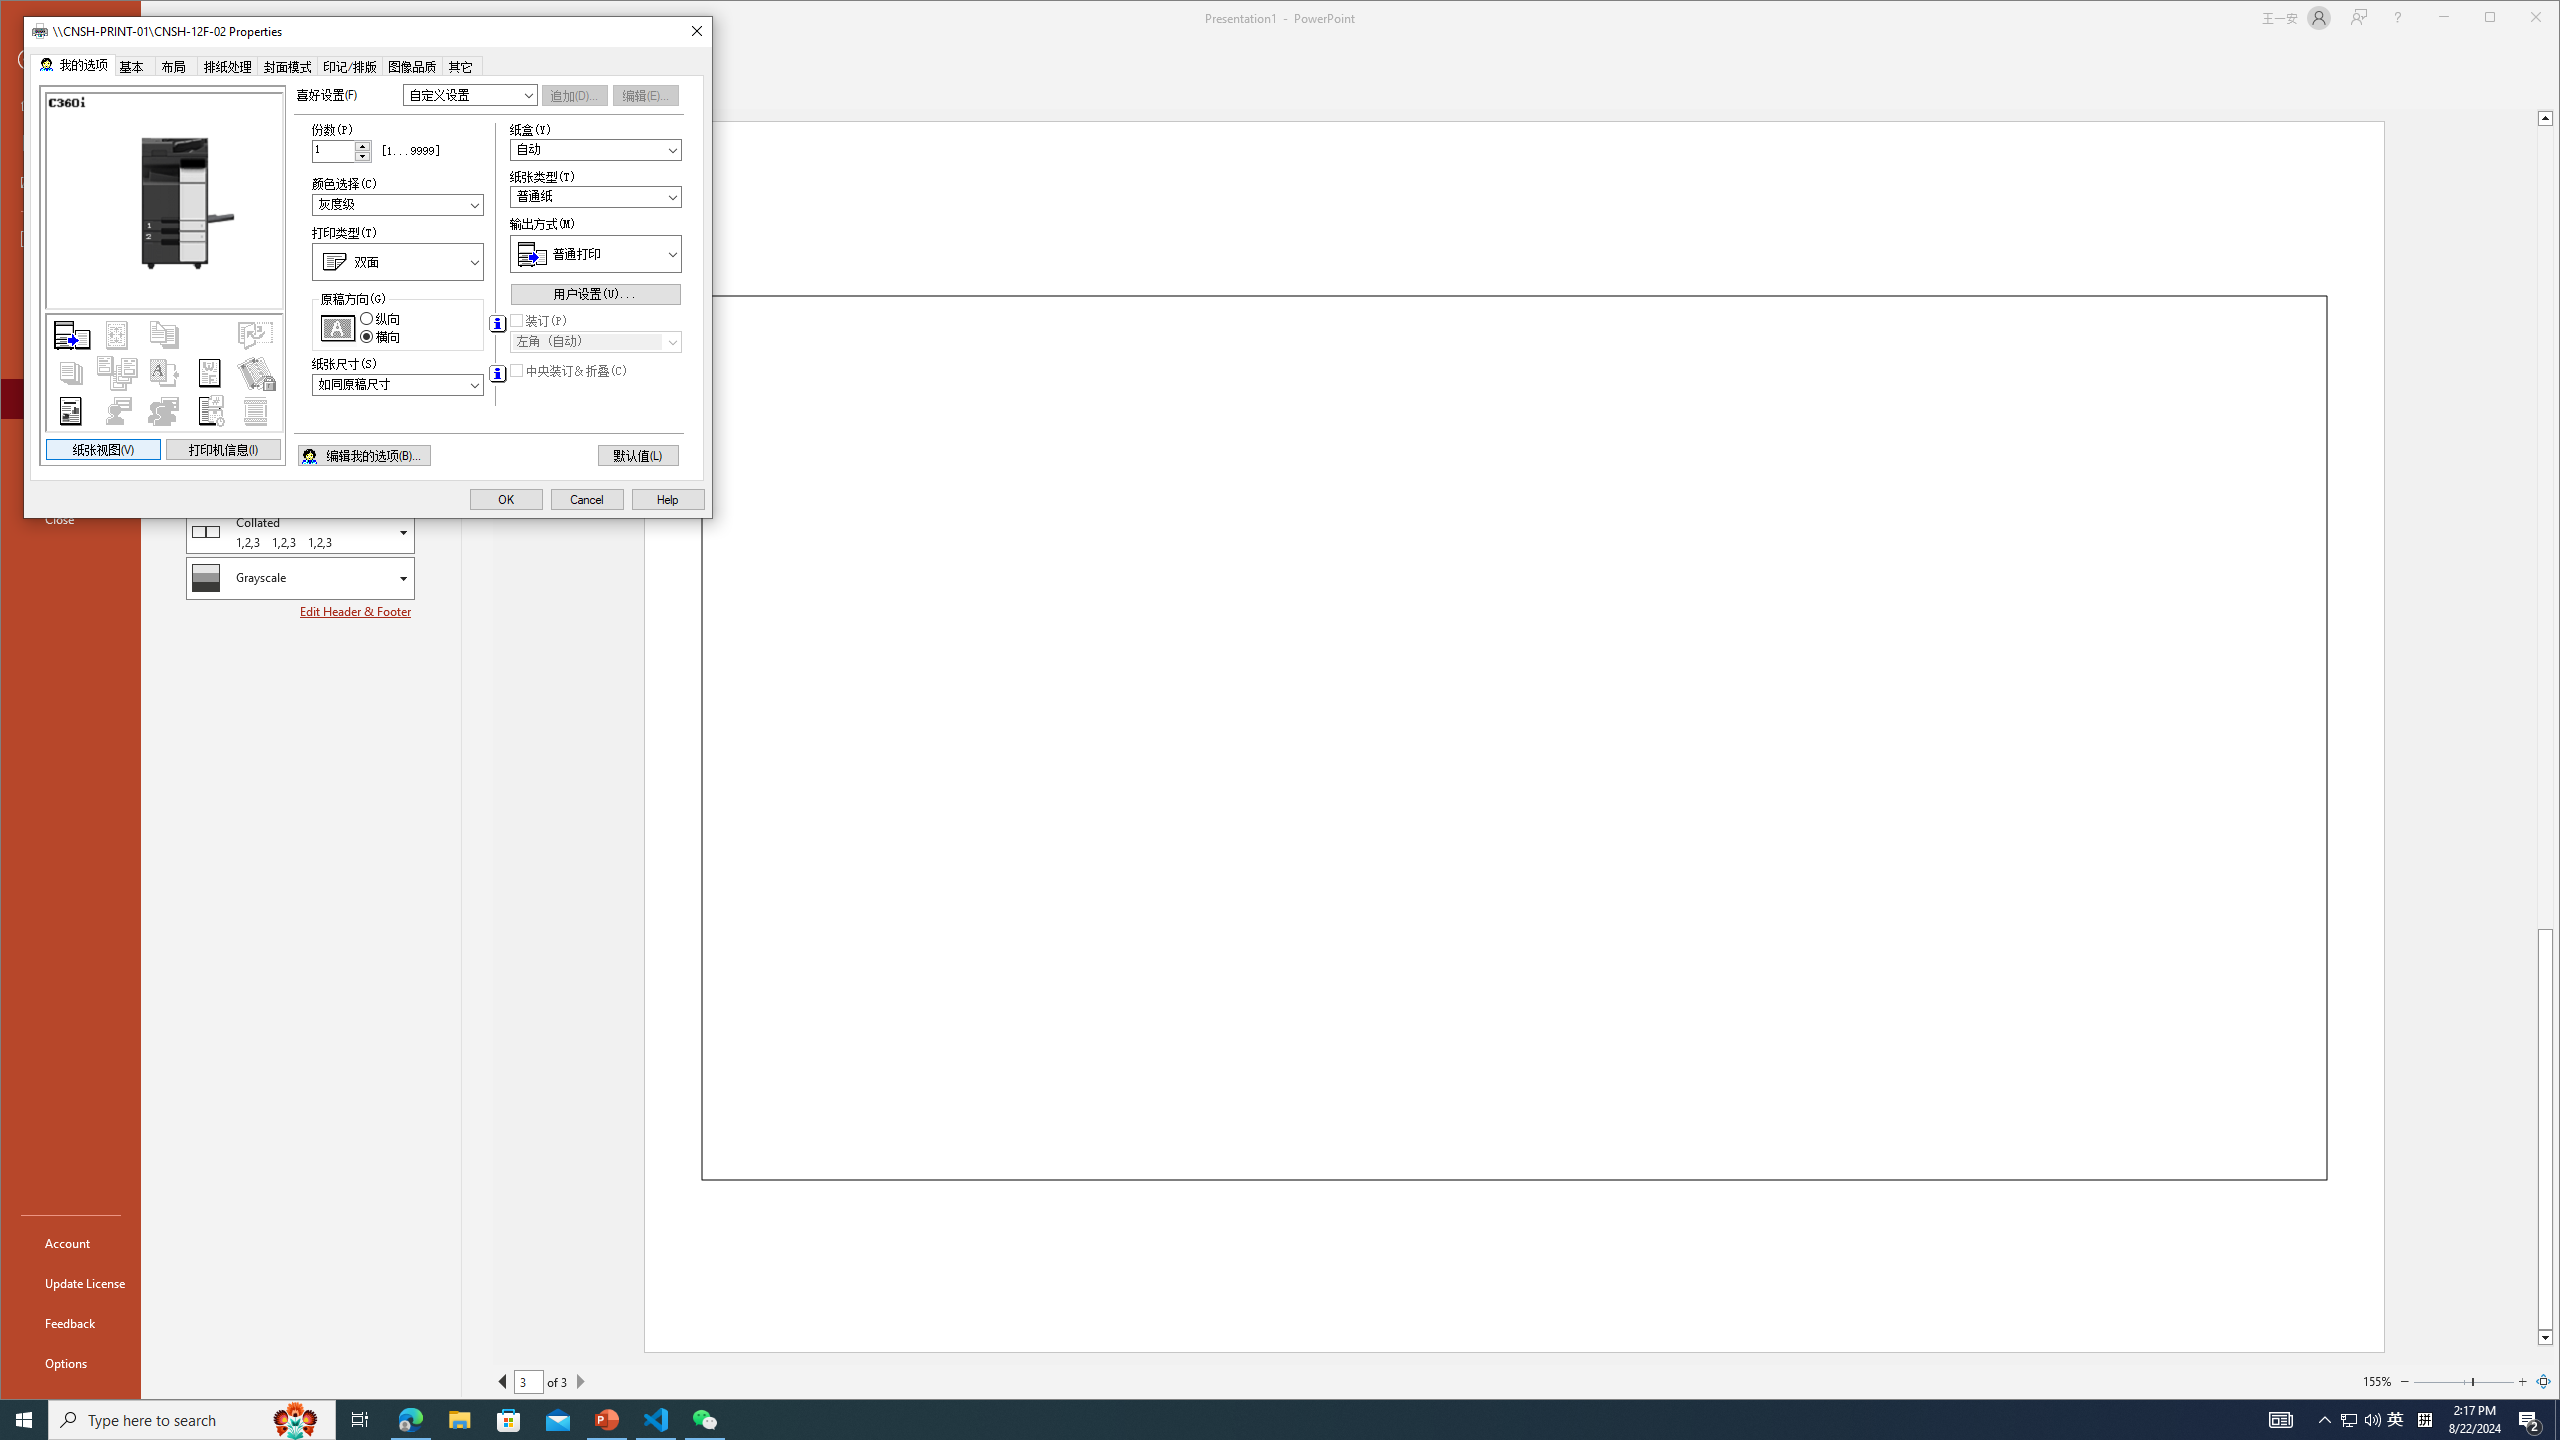 This screenshot has height=1440, width=2560. What do you see at coordinates (69, 1322) in the screenshot?
I see `'Feedback'` at bounding box center [69, 1322].